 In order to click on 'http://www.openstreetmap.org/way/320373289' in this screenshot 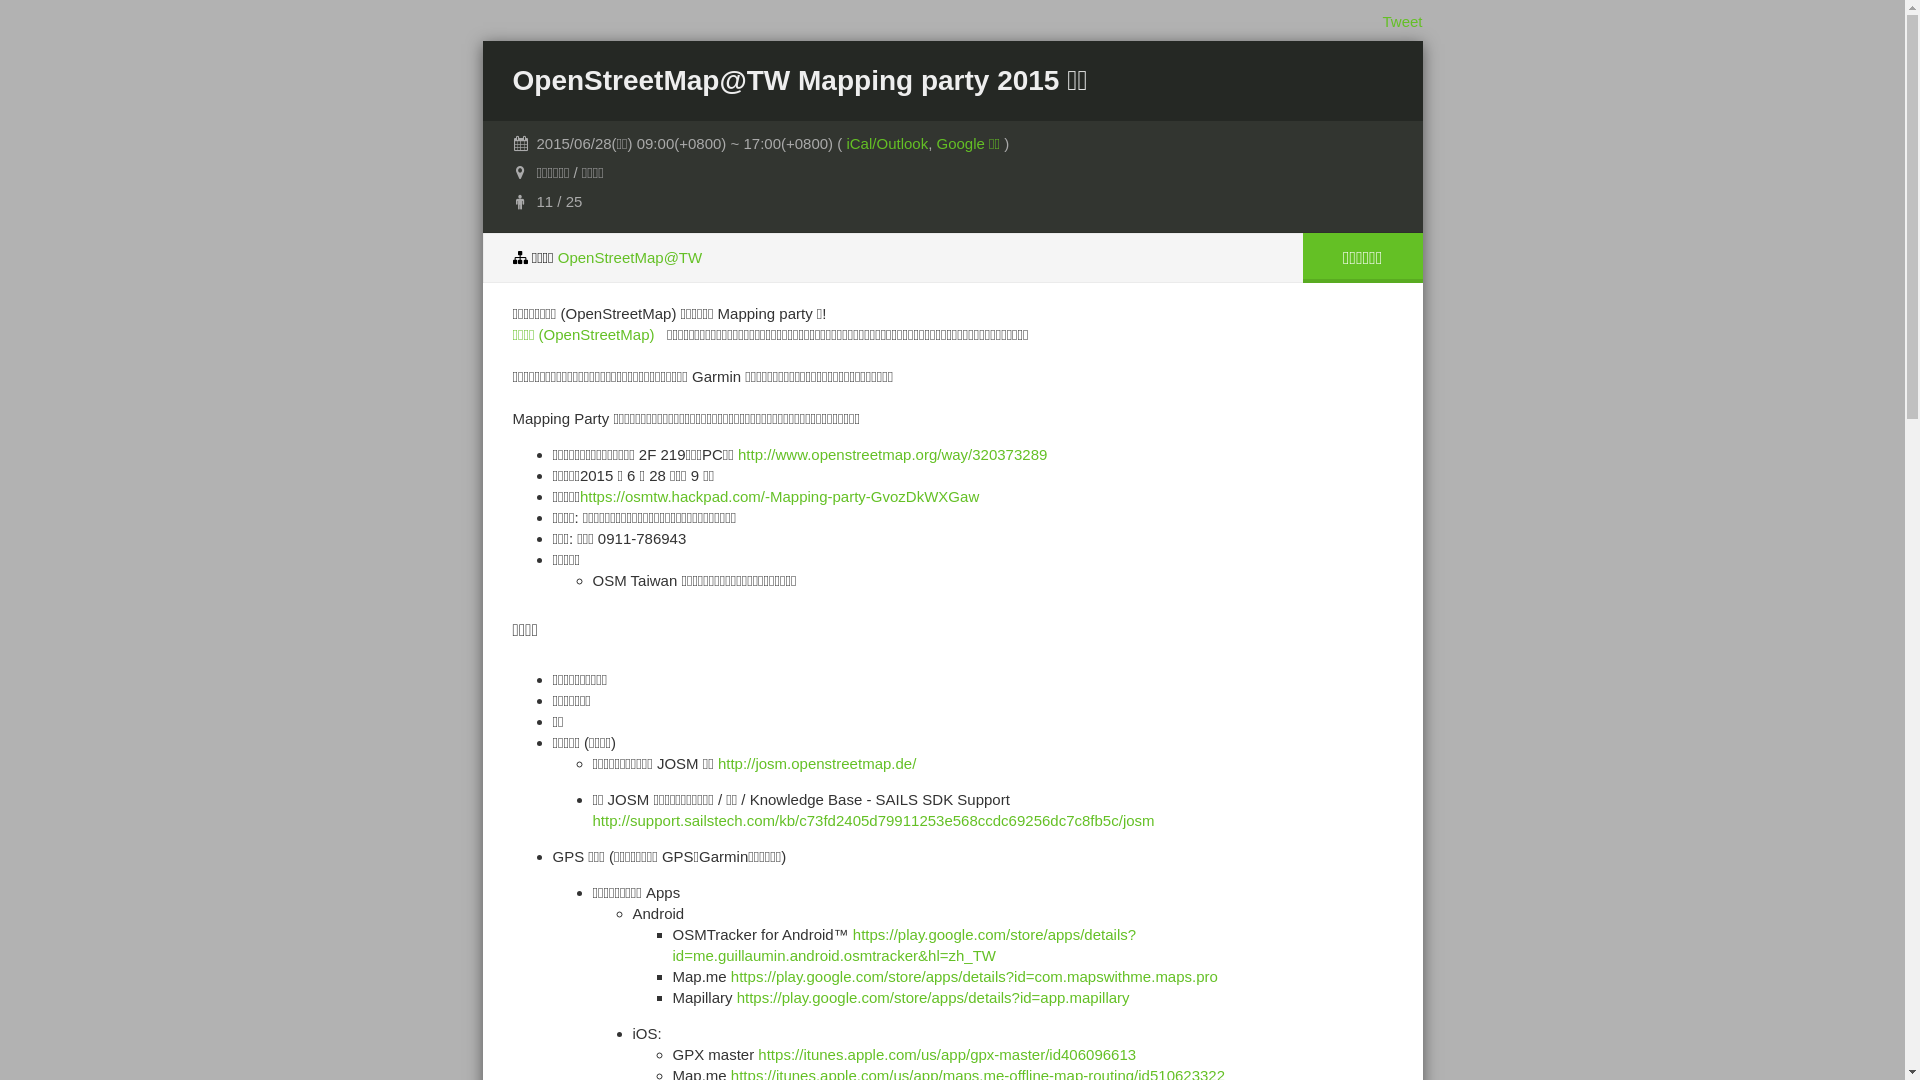, I will do `click(891, 454)`.